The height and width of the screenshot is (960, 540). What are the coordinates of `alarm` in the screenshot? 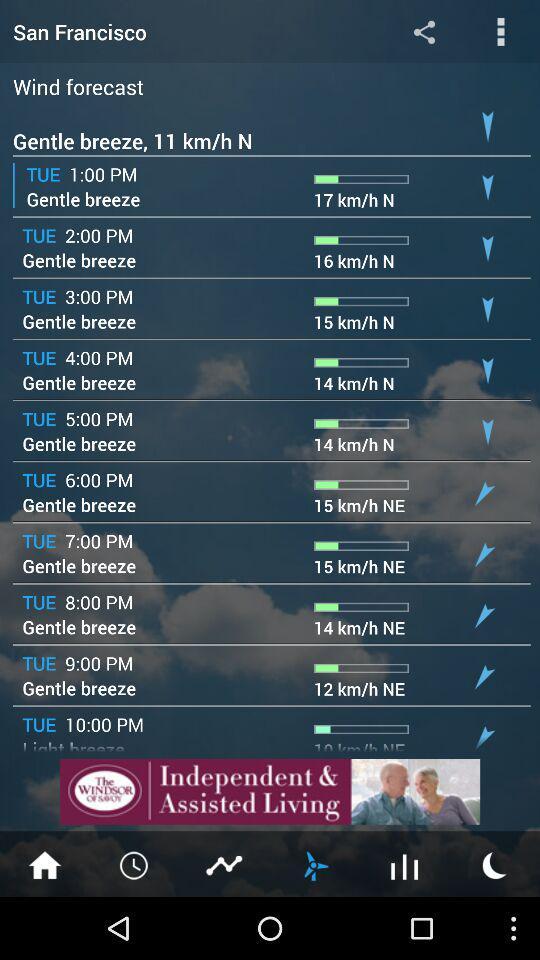 It's located at (135, 863).